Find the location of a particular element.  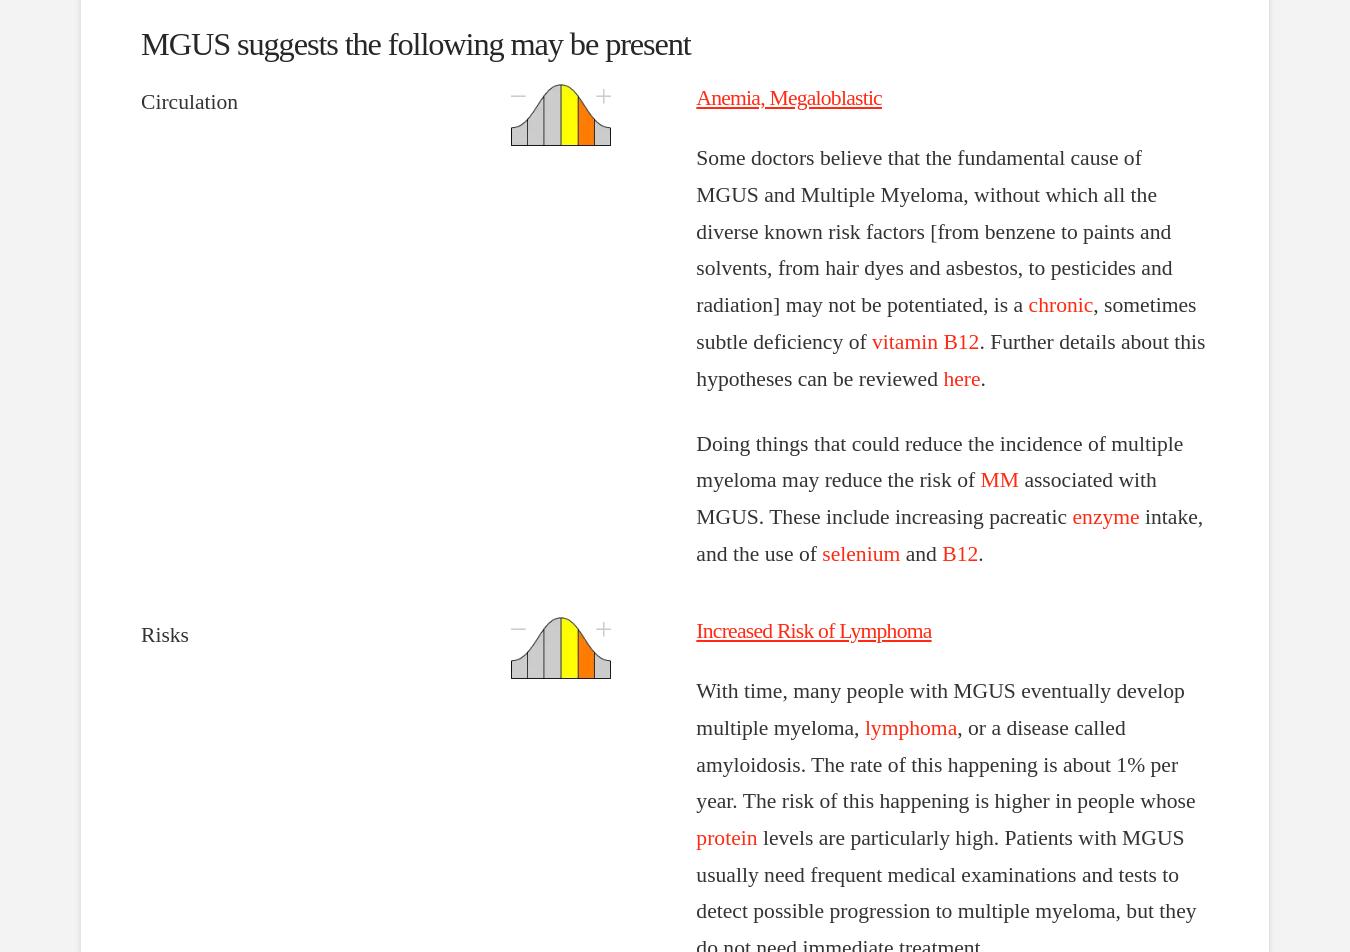

'B12' is located at coordinates (958, 553).